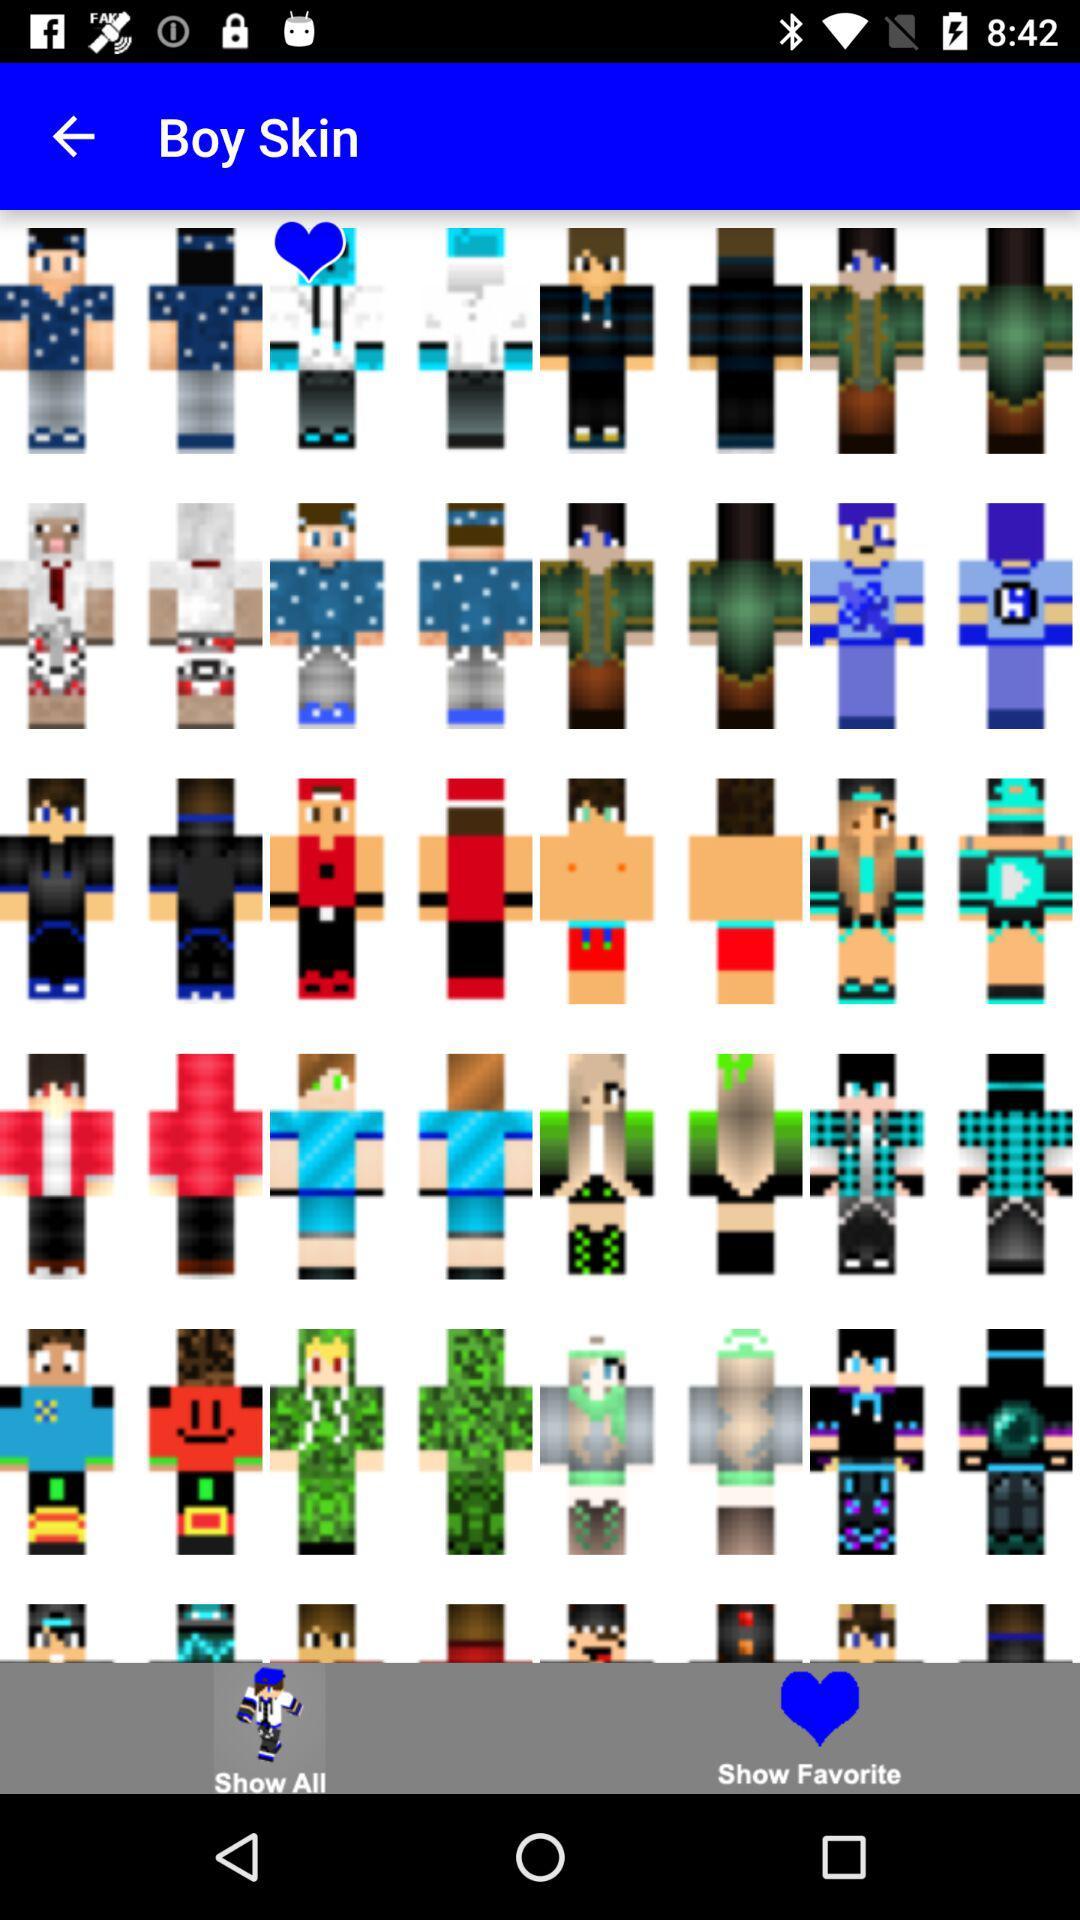 The width and height of the screenshot is (1080, 1920). I want to click on show all skins, so click(270, 1727).